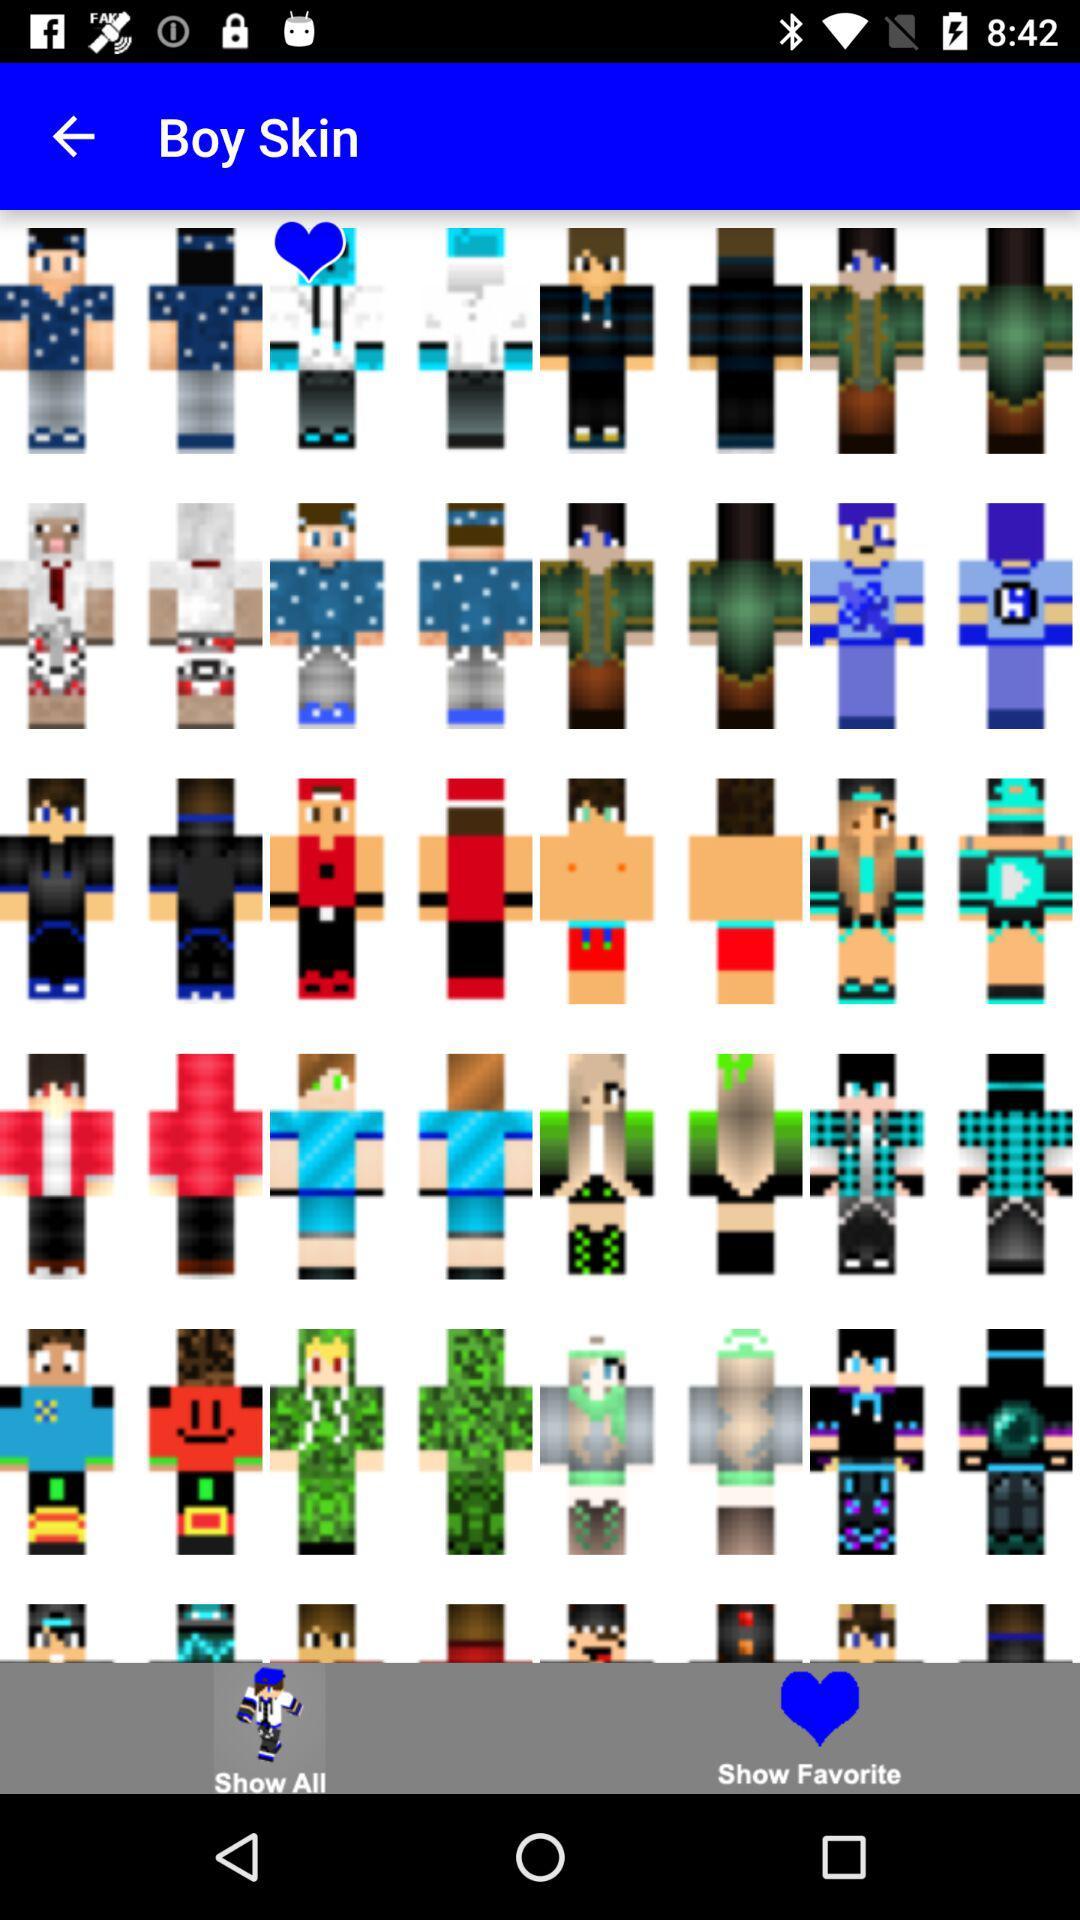 The width and height of the screenshot is (1080, 1920). I want to click on show all skins, so click(270, 1727).